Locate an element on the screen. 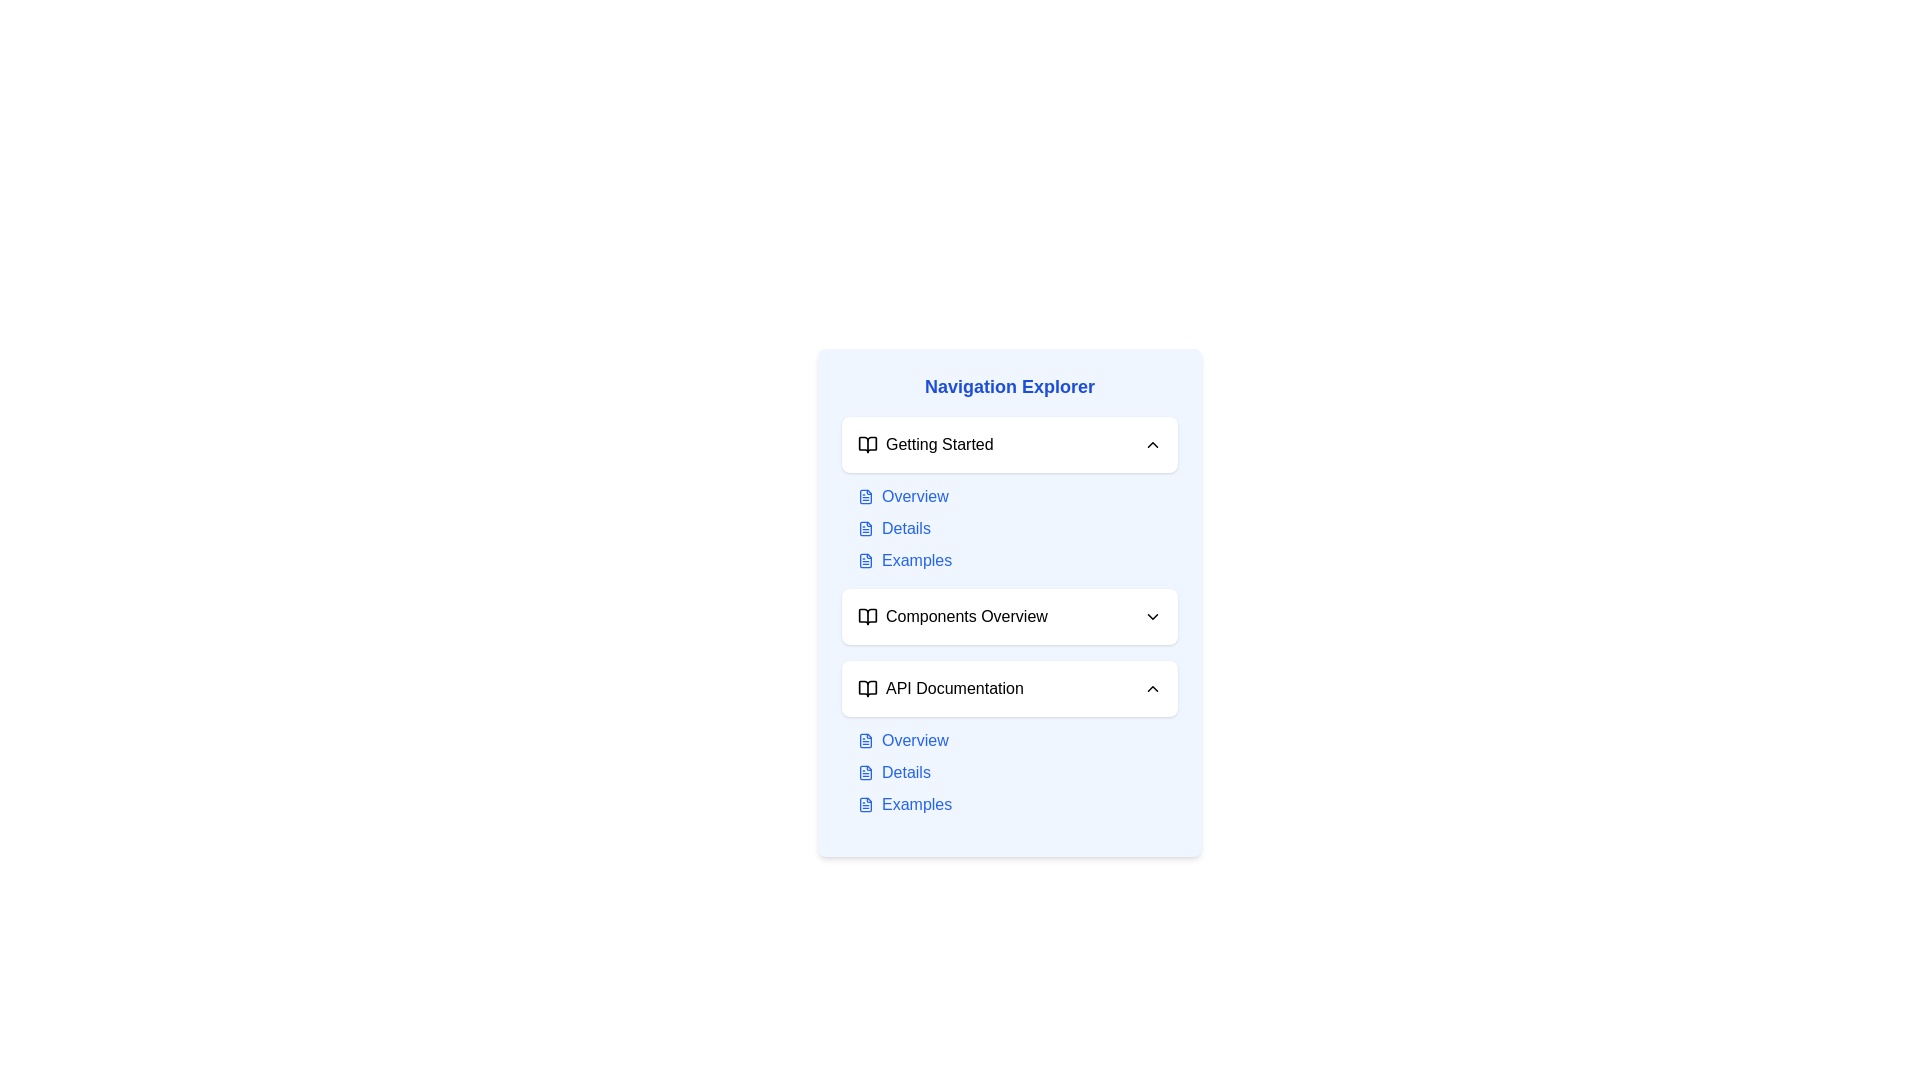 This screenshot has height=1080, width=1920. the navigation menu located in the center-right region of the interface with a blue background, which appears after the title 'Navigation Explorer' is located at coordinates (1009, 601).